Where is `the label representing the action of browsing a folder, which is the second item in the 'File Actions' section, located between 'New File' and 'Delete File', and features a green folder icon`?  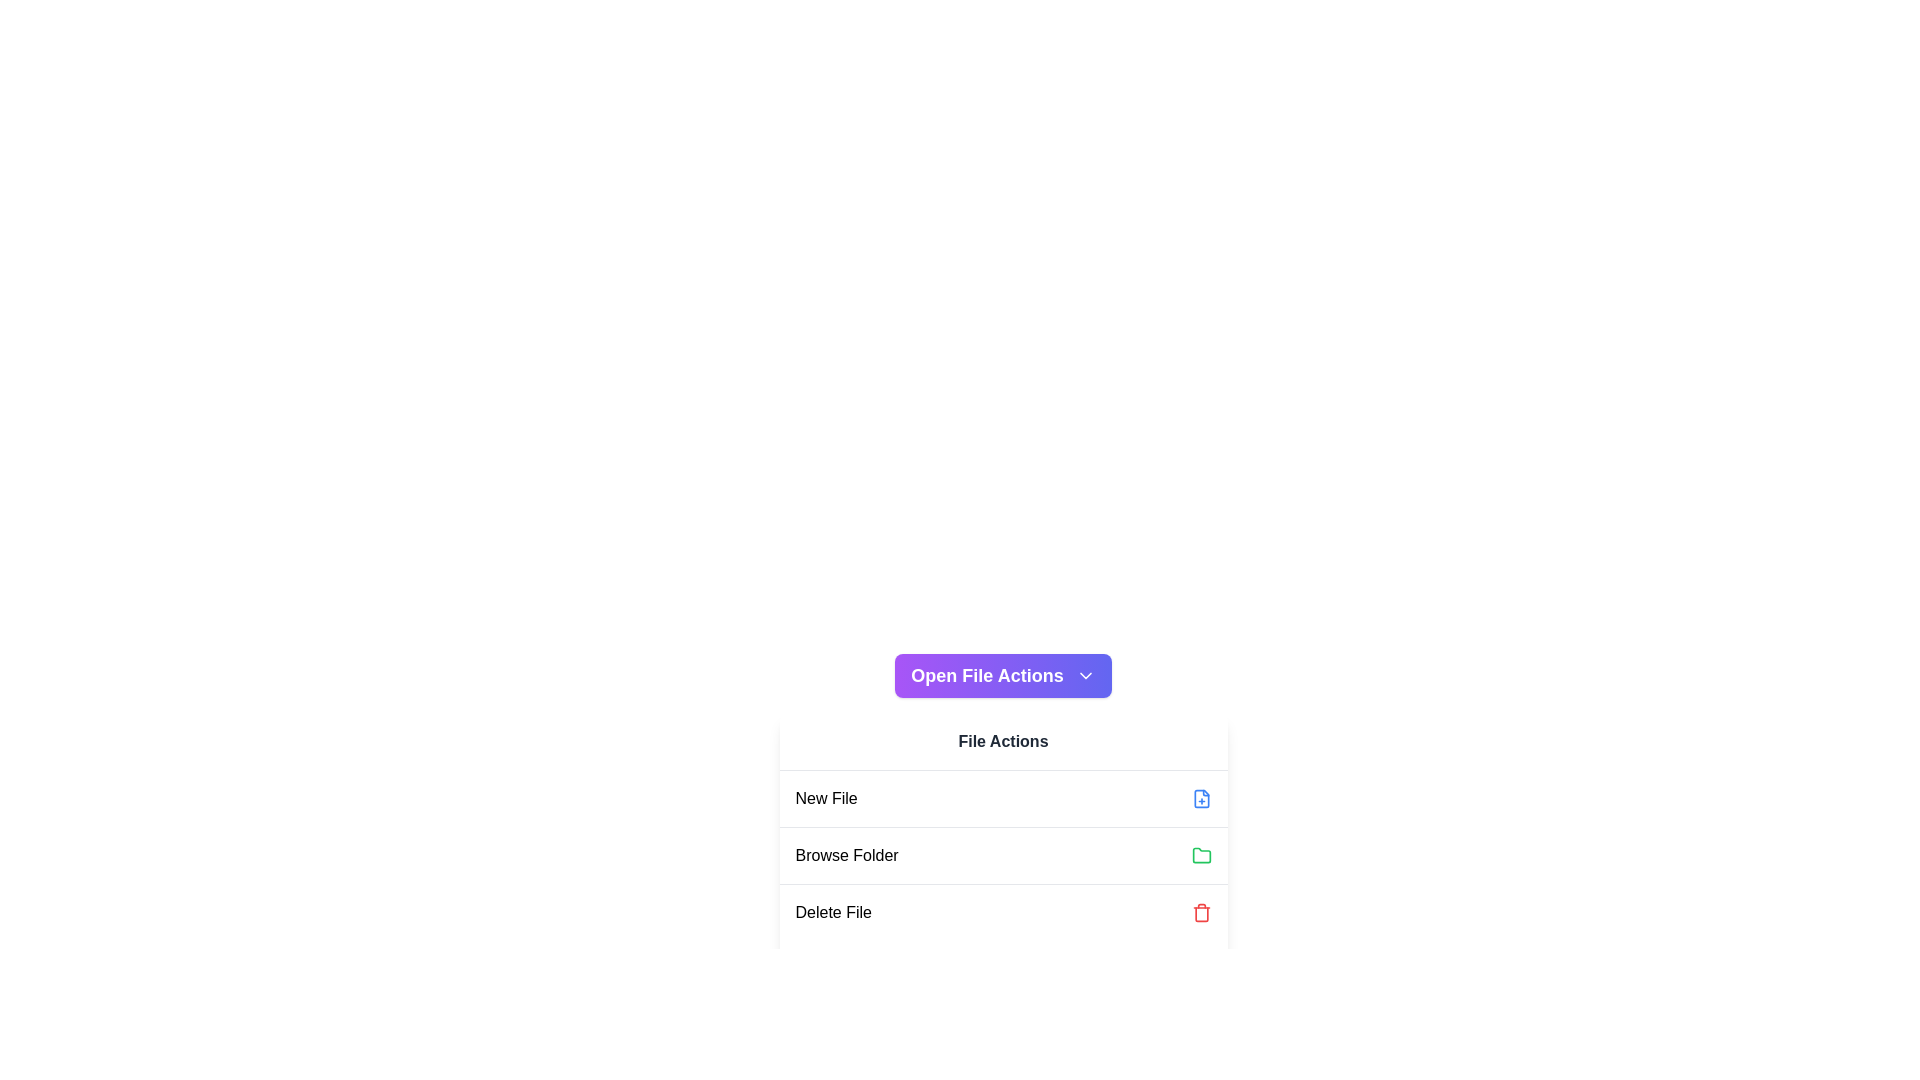 the label representing the action of browsing a folder, which is the second item in the 'File Actions' section, located between 'New File' and 'Delete File', and features a green folder icon is located at coordinates (847, 855).